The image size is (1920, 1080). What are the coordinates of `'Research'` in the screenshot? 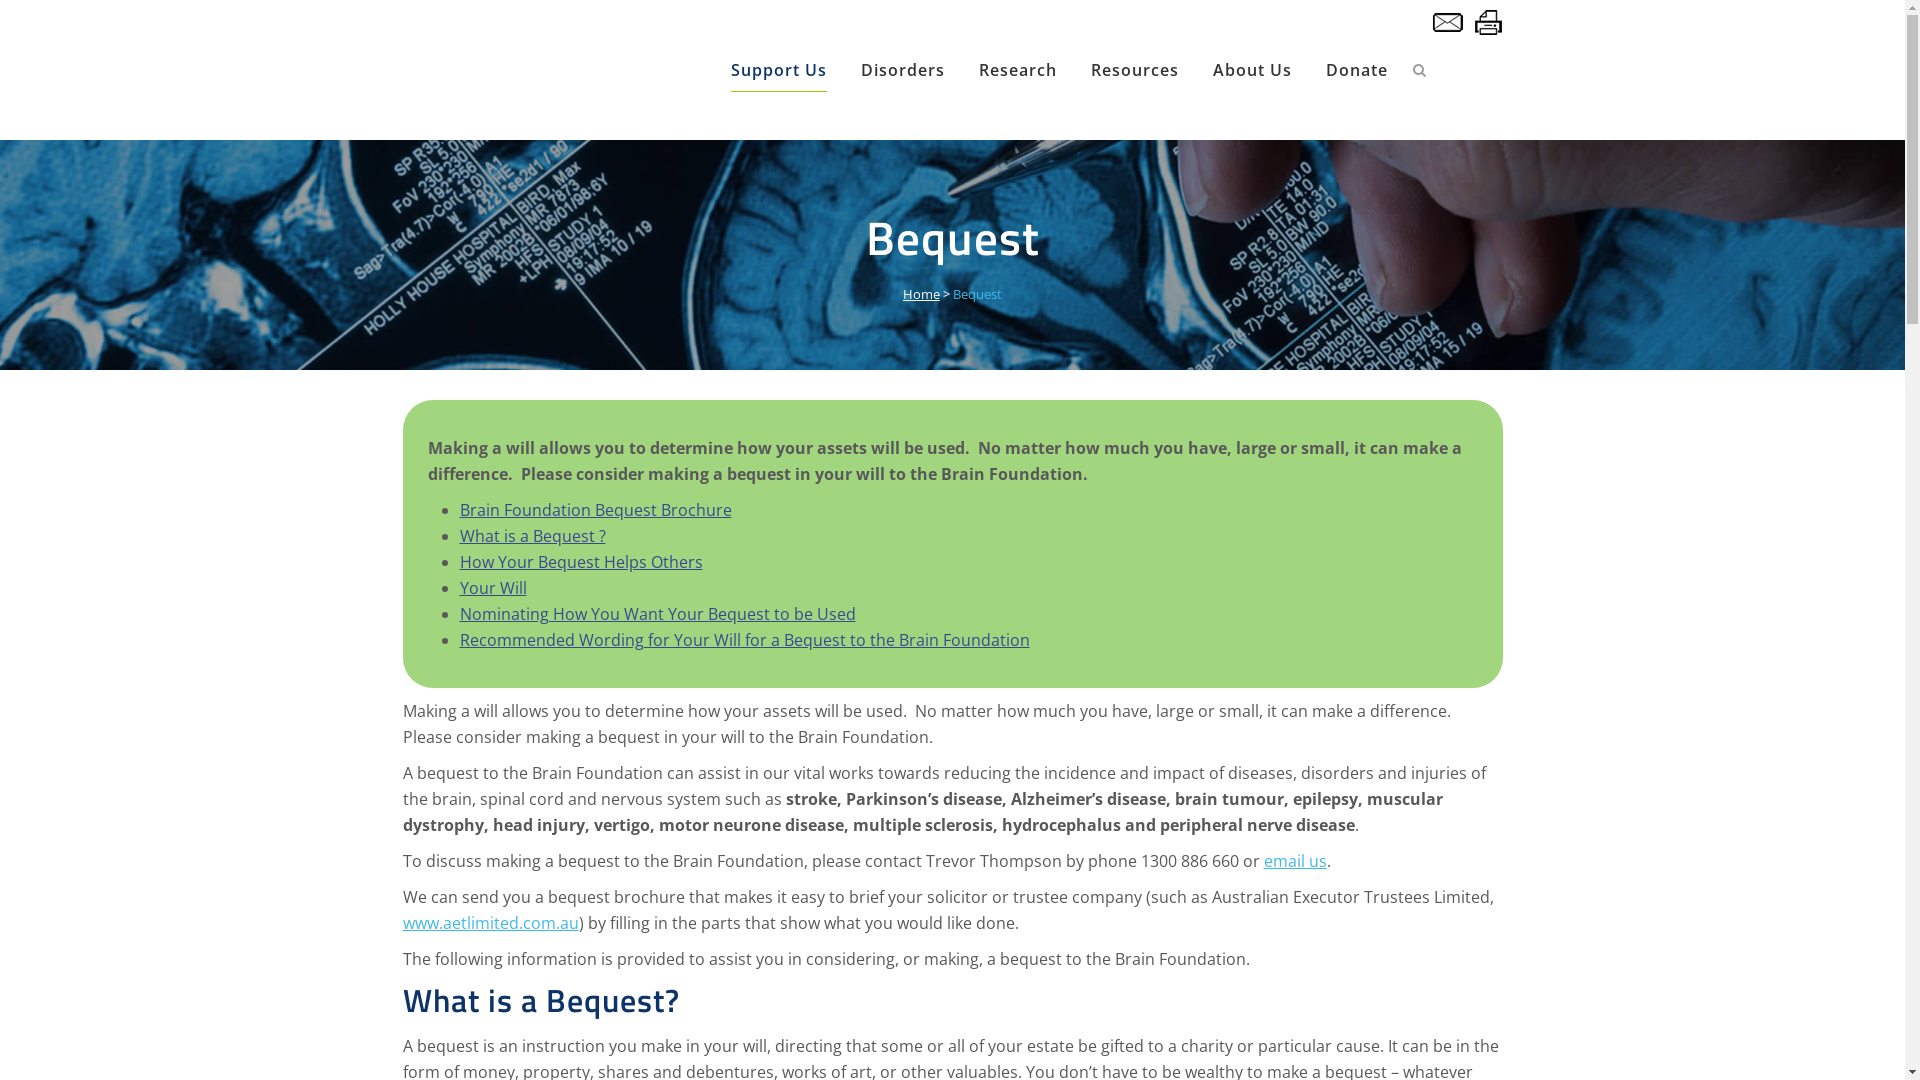 It's located at (1017, 68).